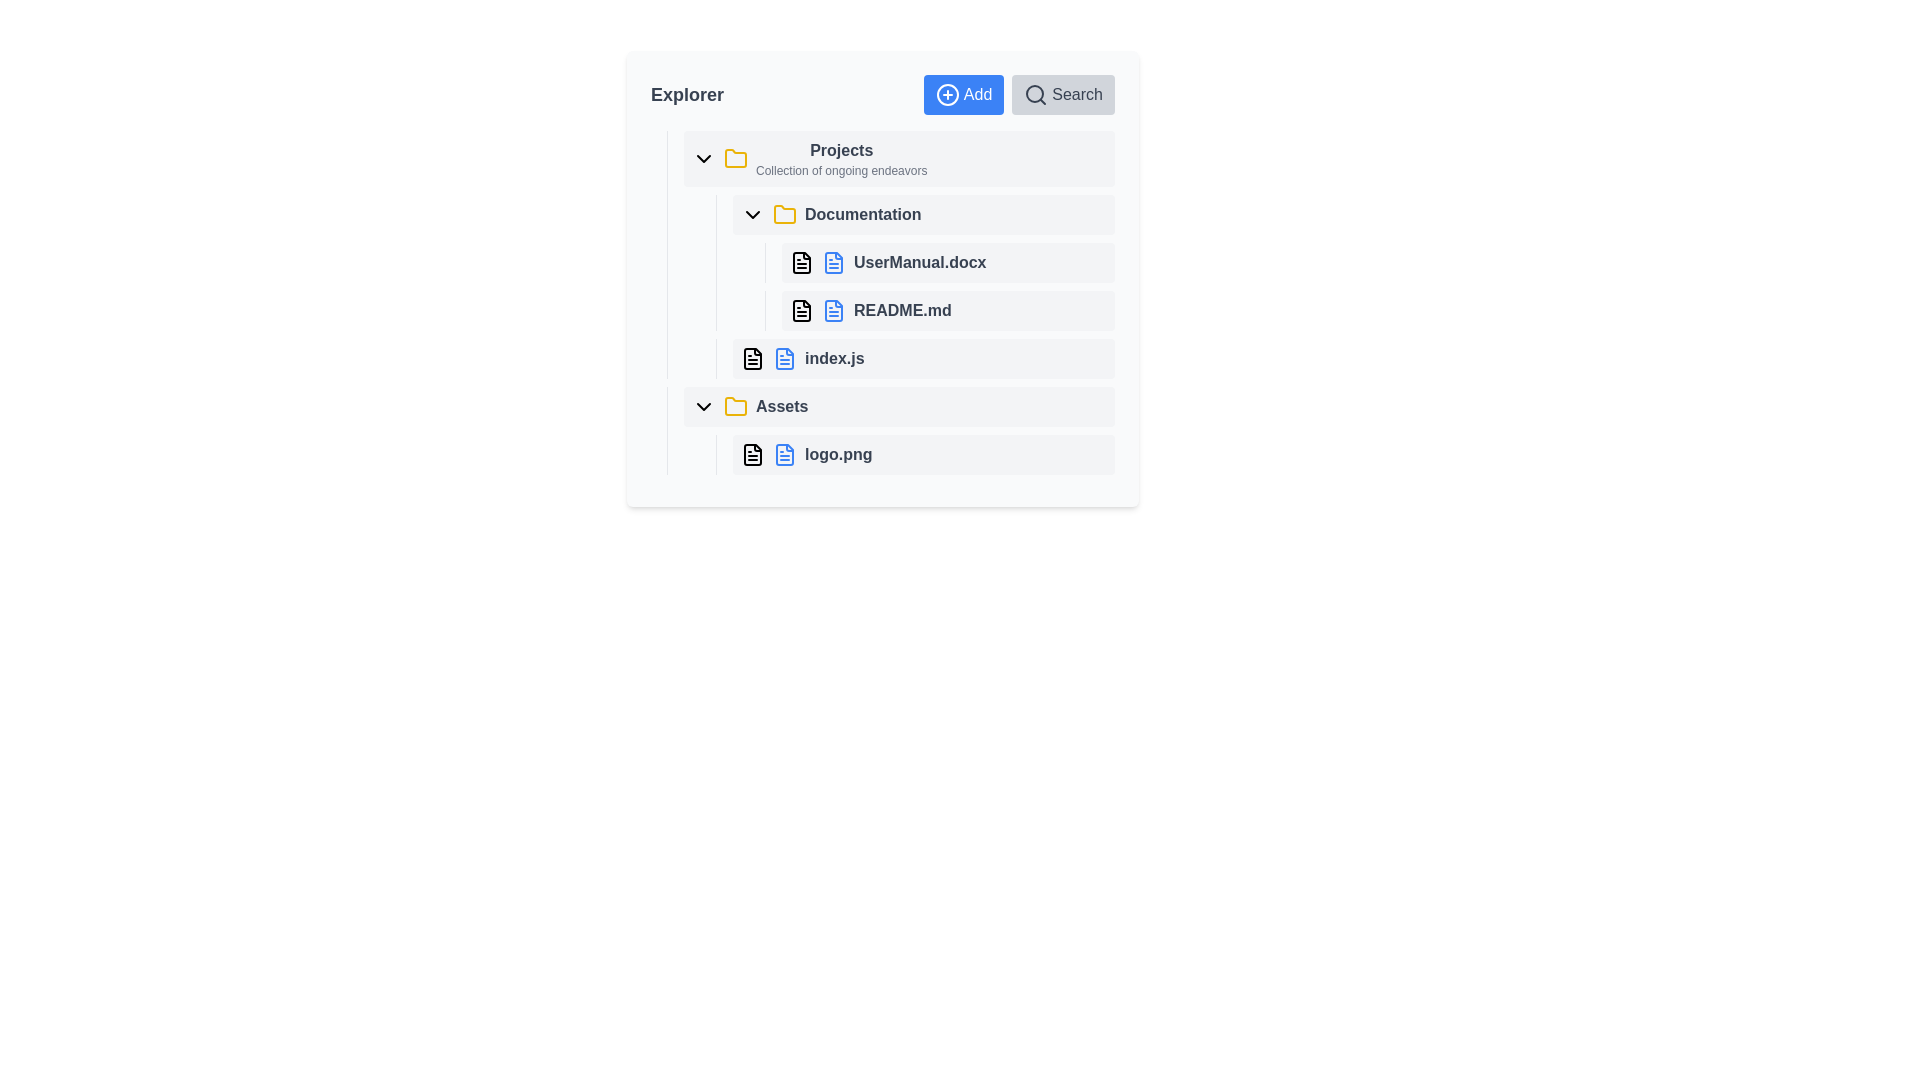  What do you see at coordinates (919, 261) in the screenshot?
I see `the text label identifying 'UserManual.docx'` at bounding box center [919, 261].